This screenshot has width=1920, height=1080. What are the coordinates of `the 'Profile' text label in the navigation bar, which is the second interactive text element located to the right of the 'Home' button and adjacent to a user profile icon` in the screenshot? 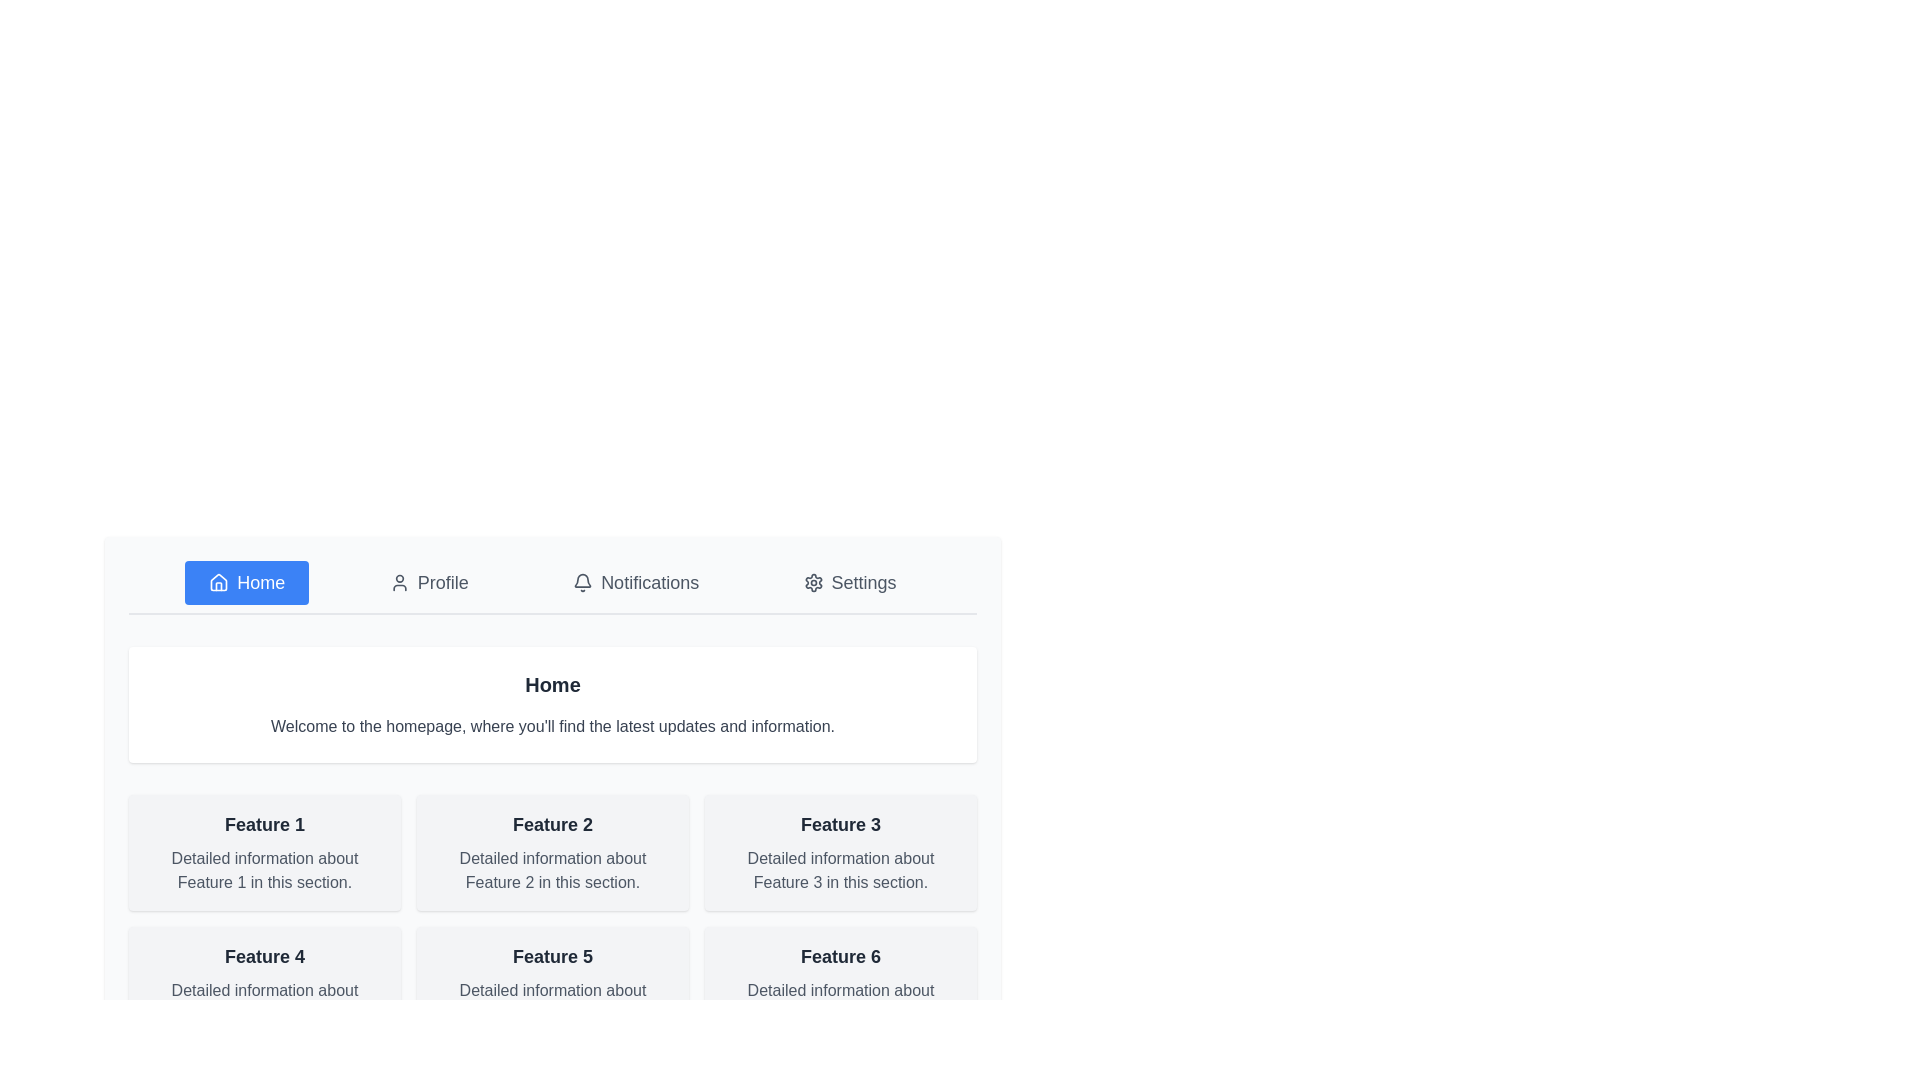 It's located at (442, 582).